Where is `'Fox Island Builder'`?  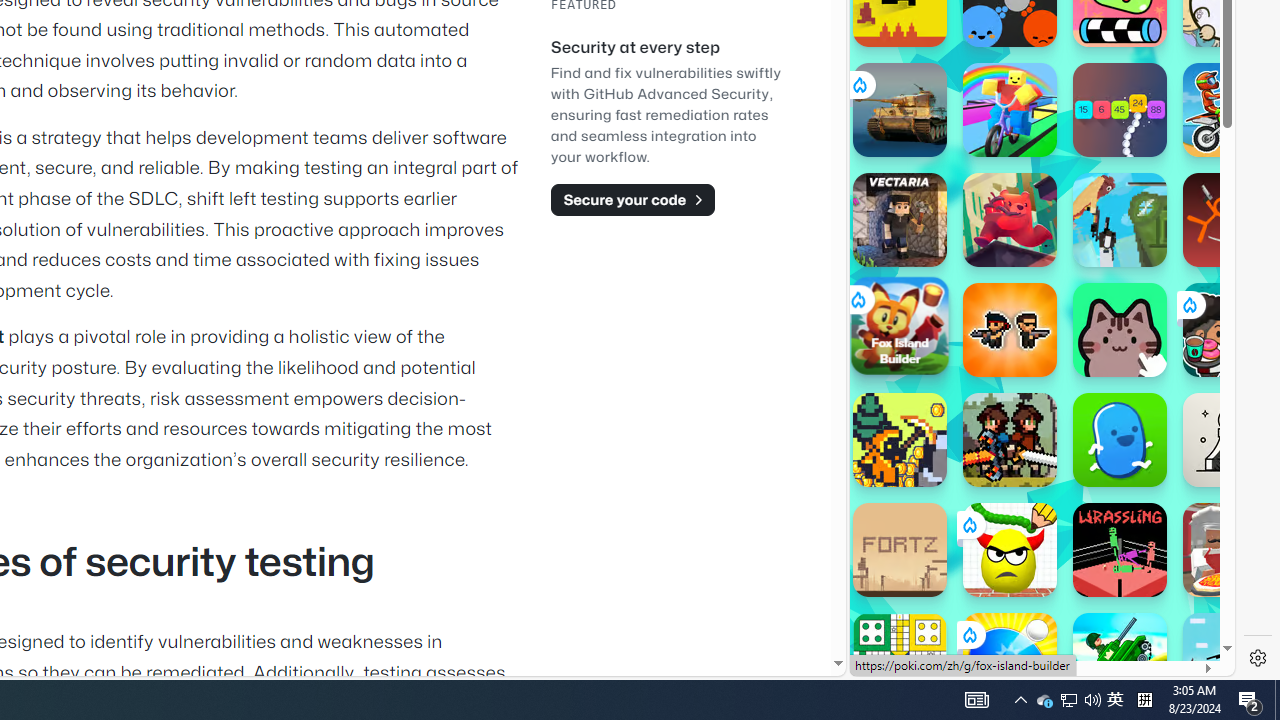
'Fox Island Builder' is located at coordinates (898, 324).